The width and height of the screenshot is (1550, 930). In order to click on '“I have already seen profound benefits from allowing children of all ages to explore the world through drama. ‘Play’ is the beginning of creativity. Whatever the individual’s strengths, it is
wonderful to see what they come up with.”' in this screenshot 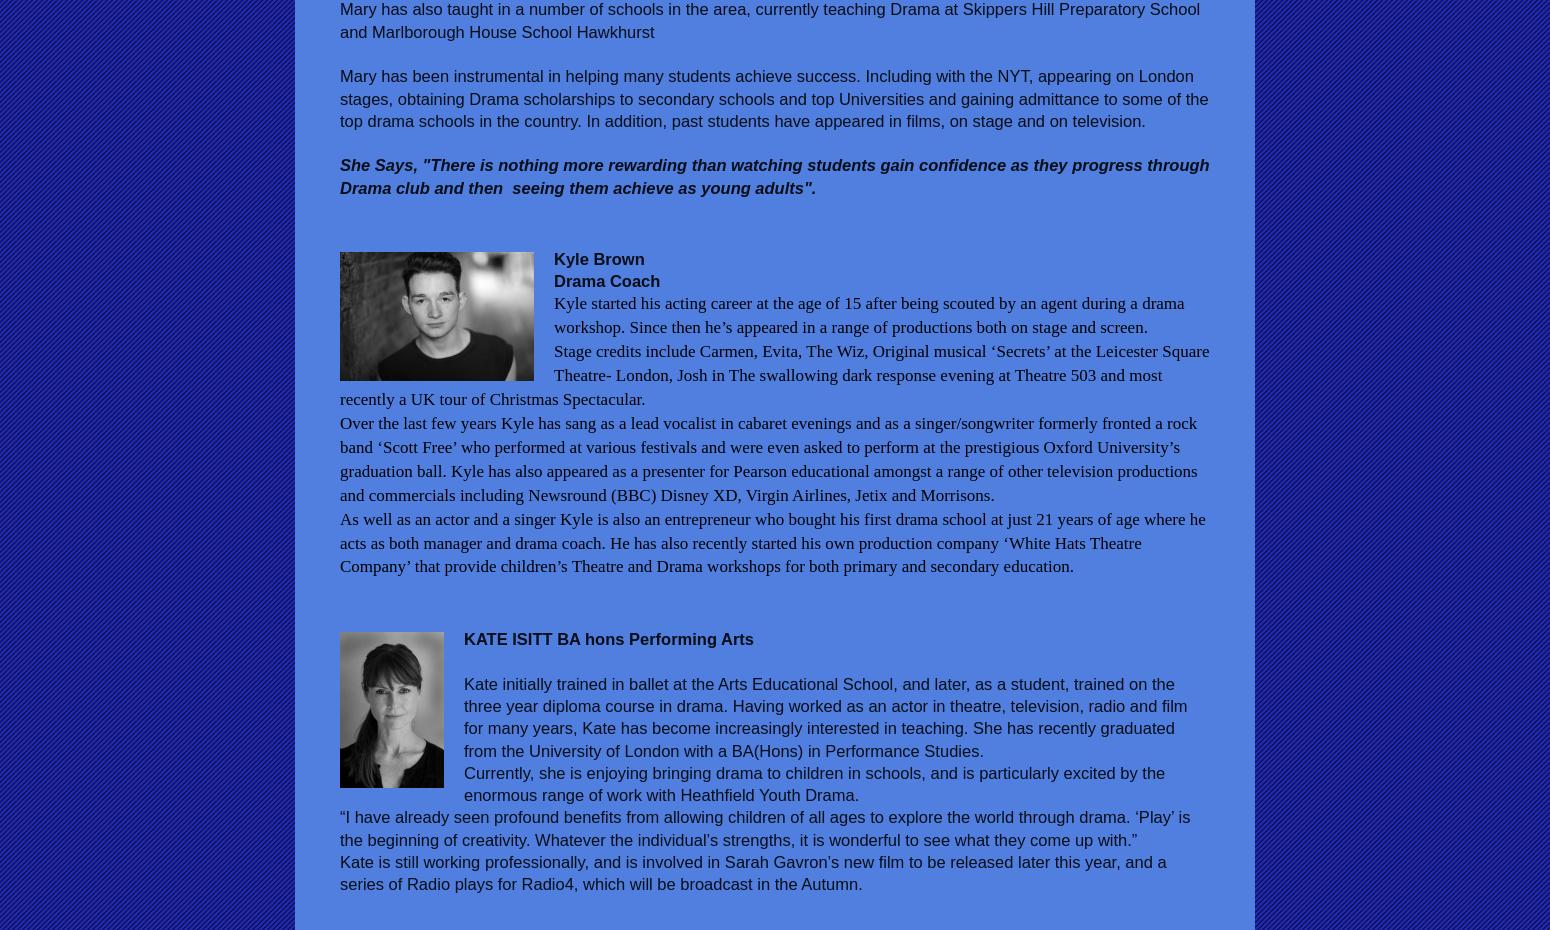, I will do `click(764, 826)`.